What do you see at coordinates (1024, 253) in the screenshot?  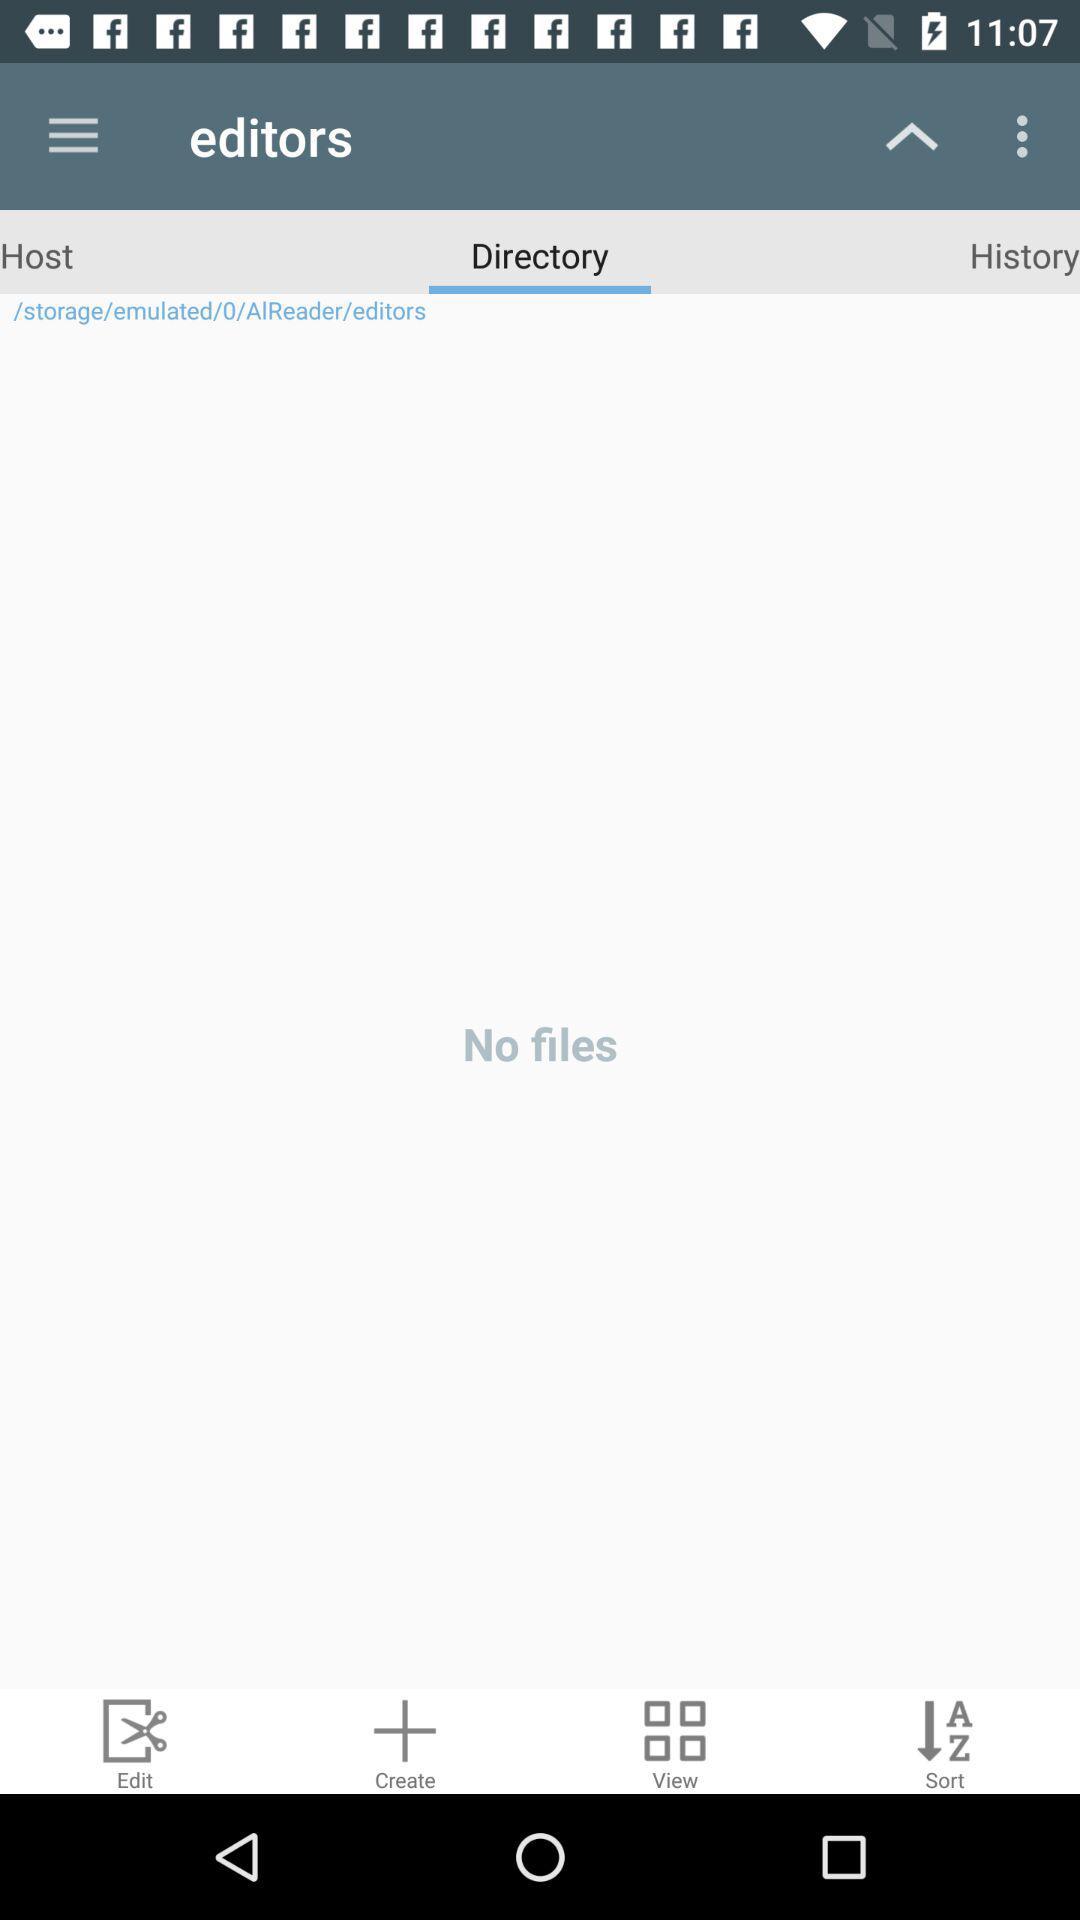 I see `the history item` at bounding box center [1024, 253].